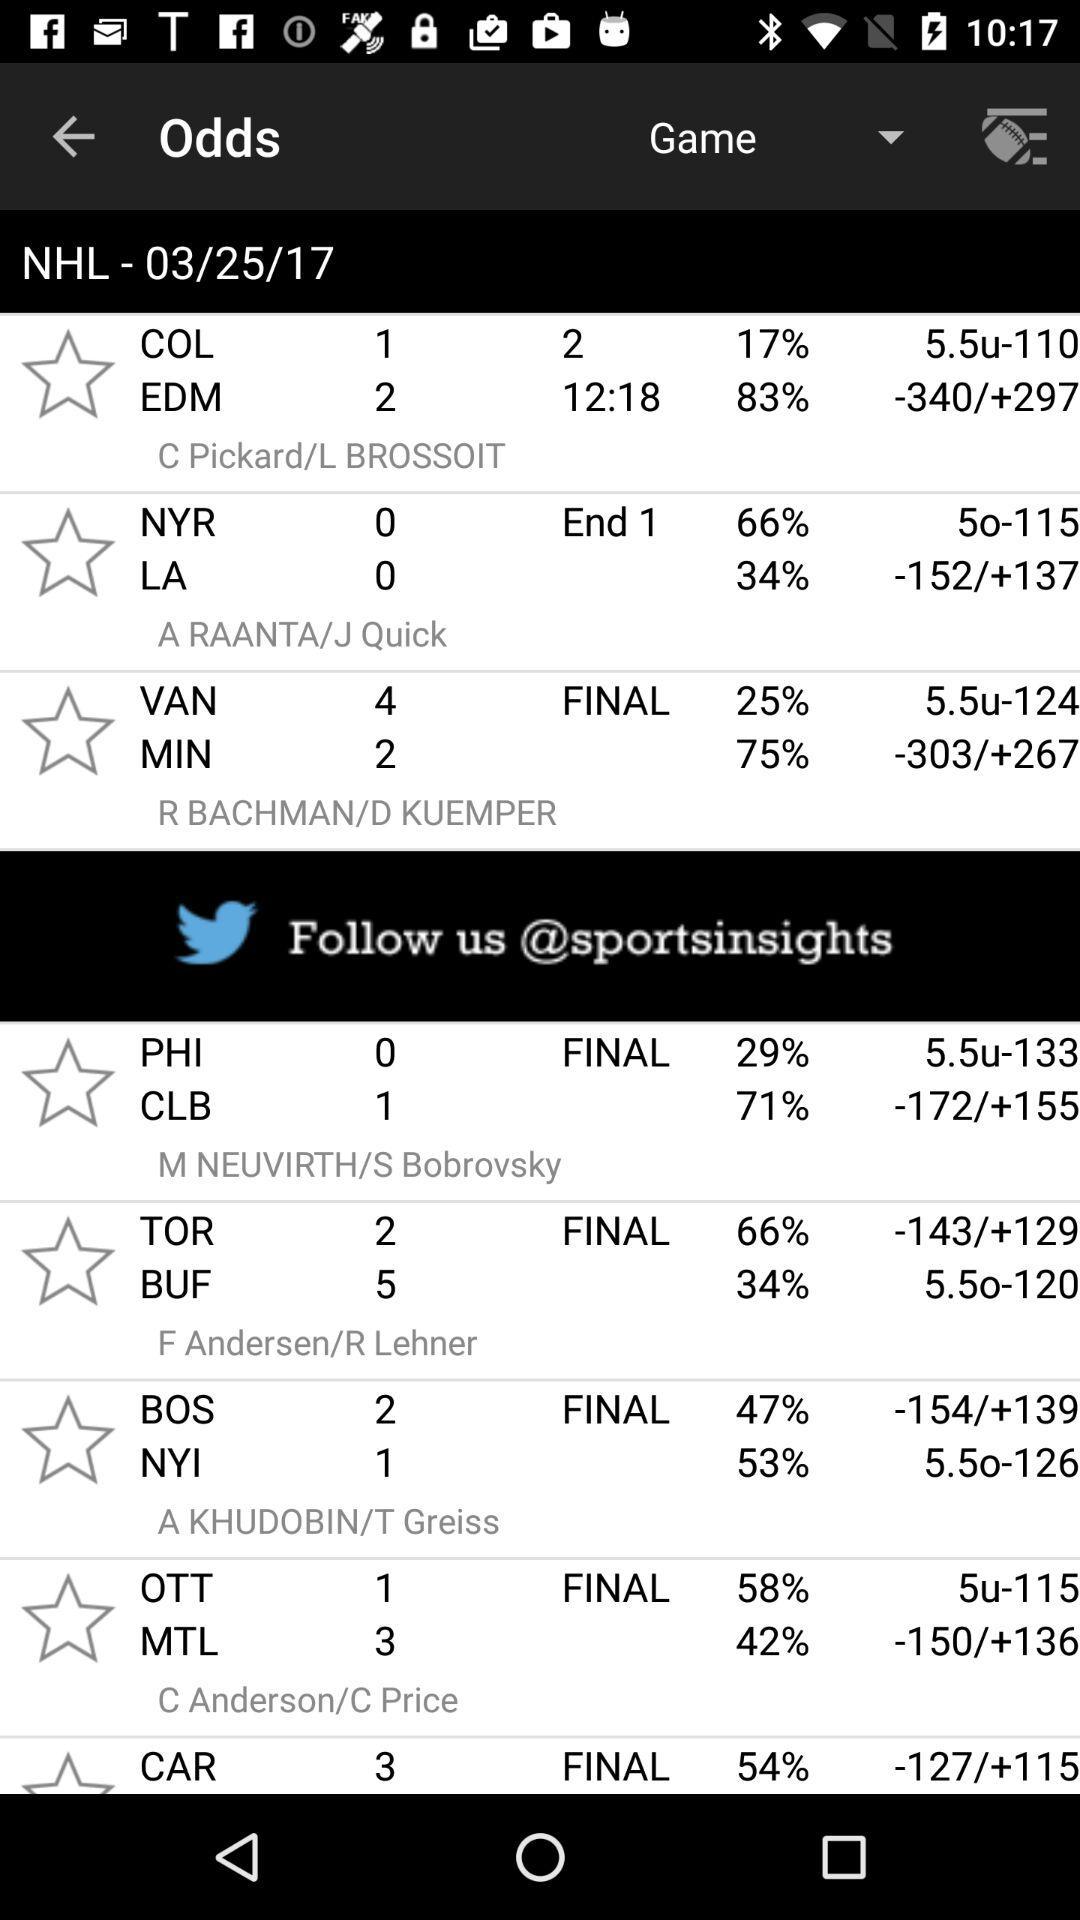 The image size is (1080, 1920). What do you see at coordinates (67, 552) in the screenshot?
I see `favorite` at bounding box center [67, 552].